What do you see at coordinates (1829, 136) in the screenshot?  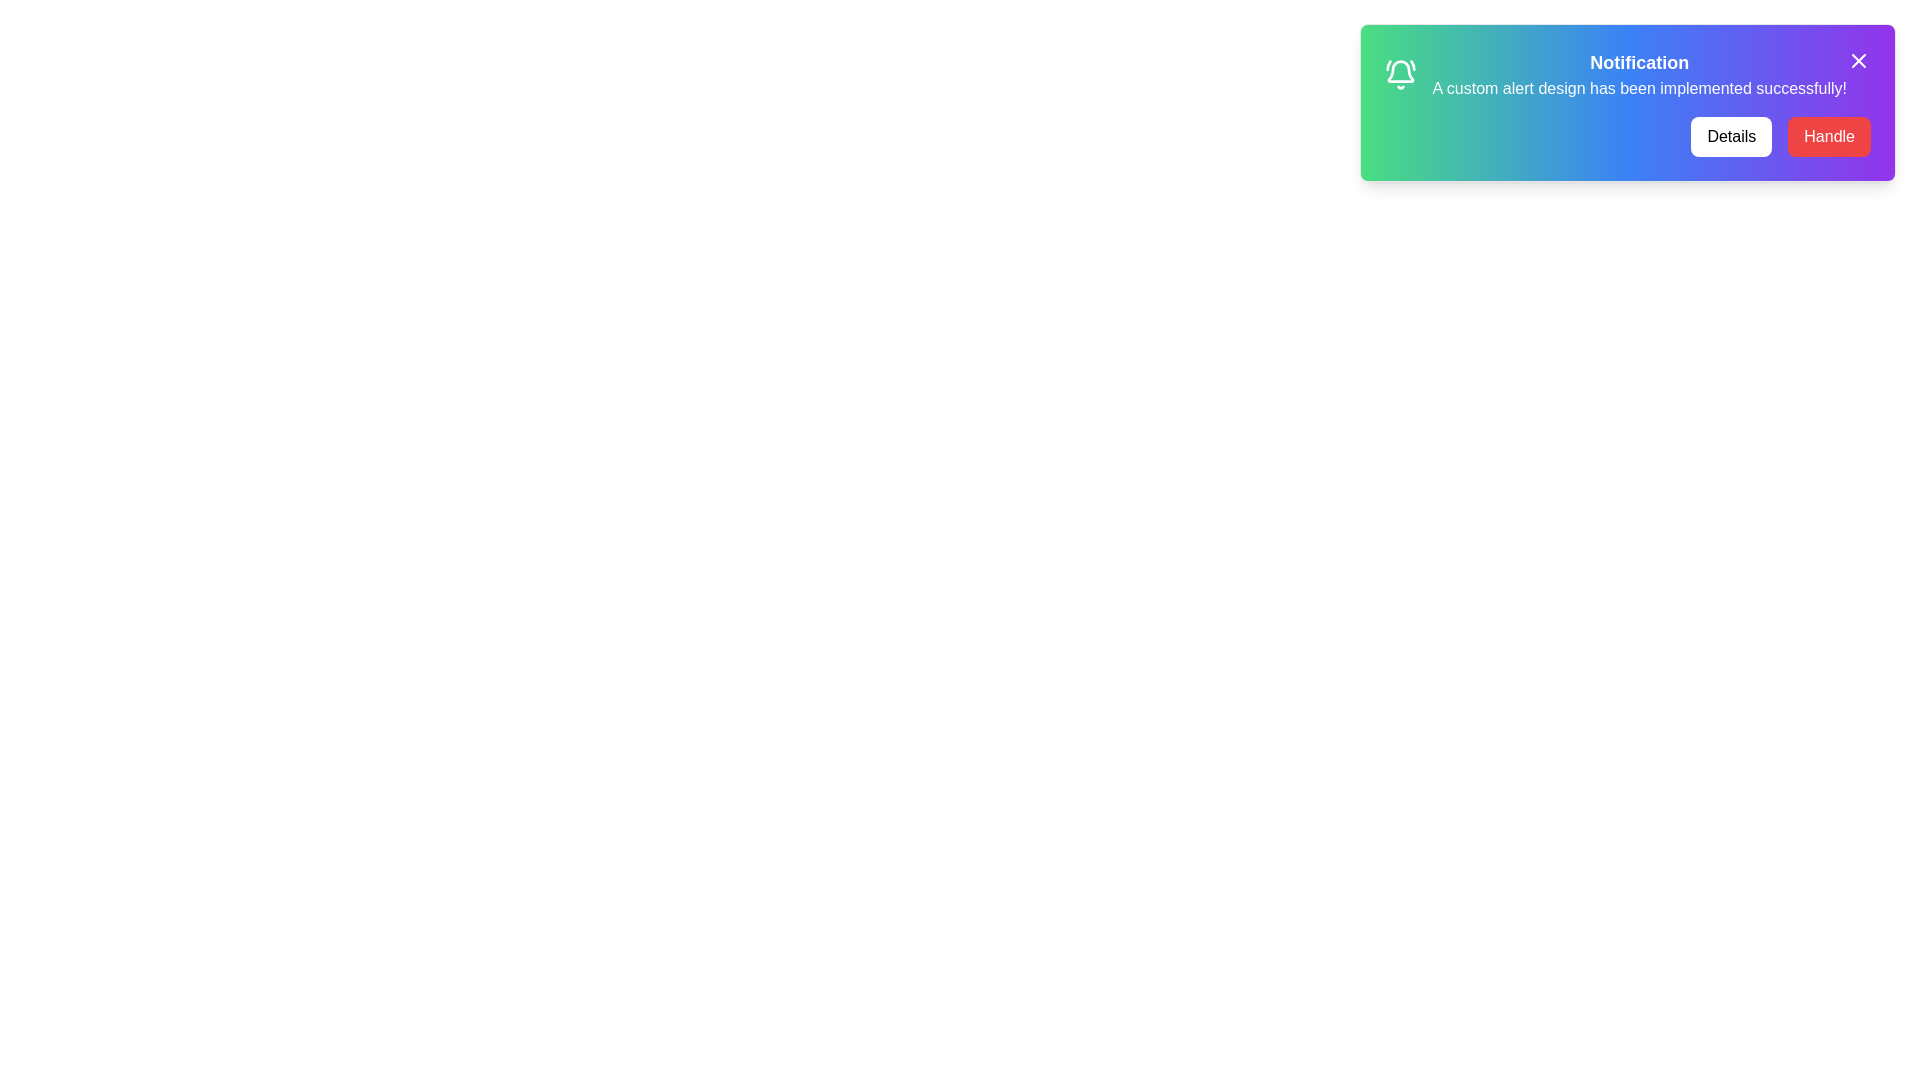 I see `the 'Handle' button to mark the alert as handled` at bounding box center [1829, 136].